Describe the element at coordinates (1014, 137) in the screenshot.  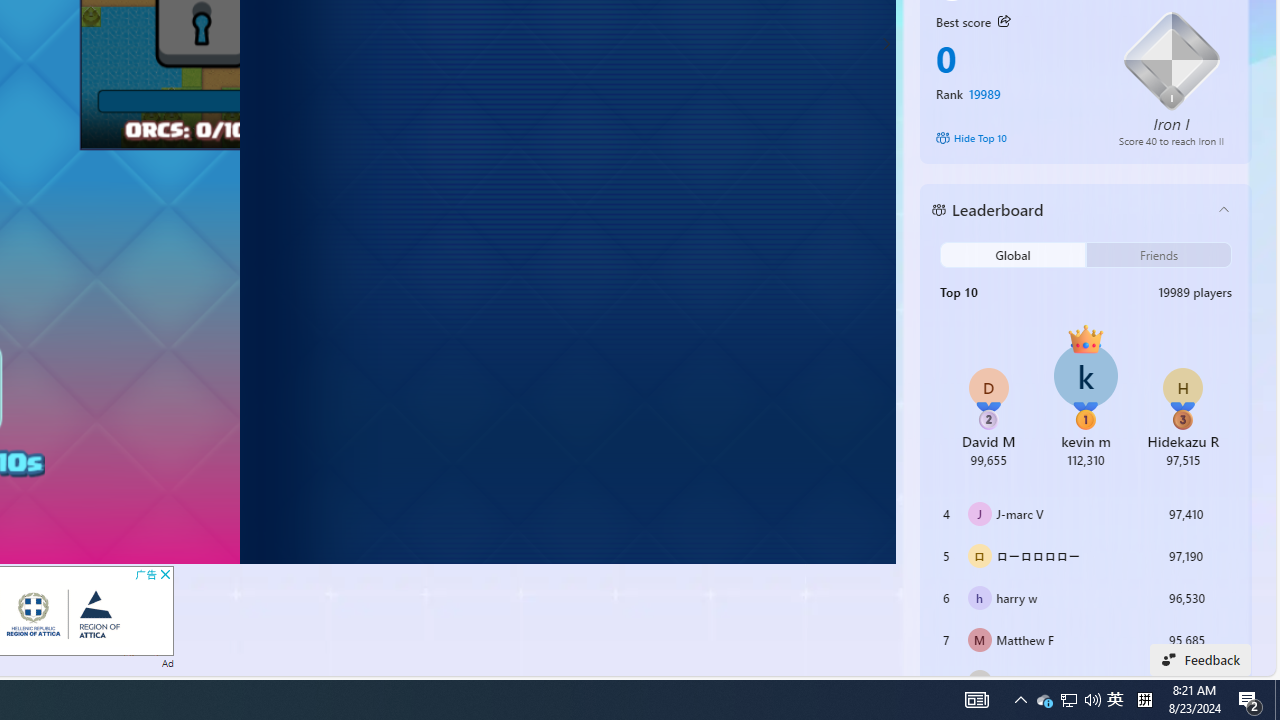
I see `'Hide Top 10'` at that location.